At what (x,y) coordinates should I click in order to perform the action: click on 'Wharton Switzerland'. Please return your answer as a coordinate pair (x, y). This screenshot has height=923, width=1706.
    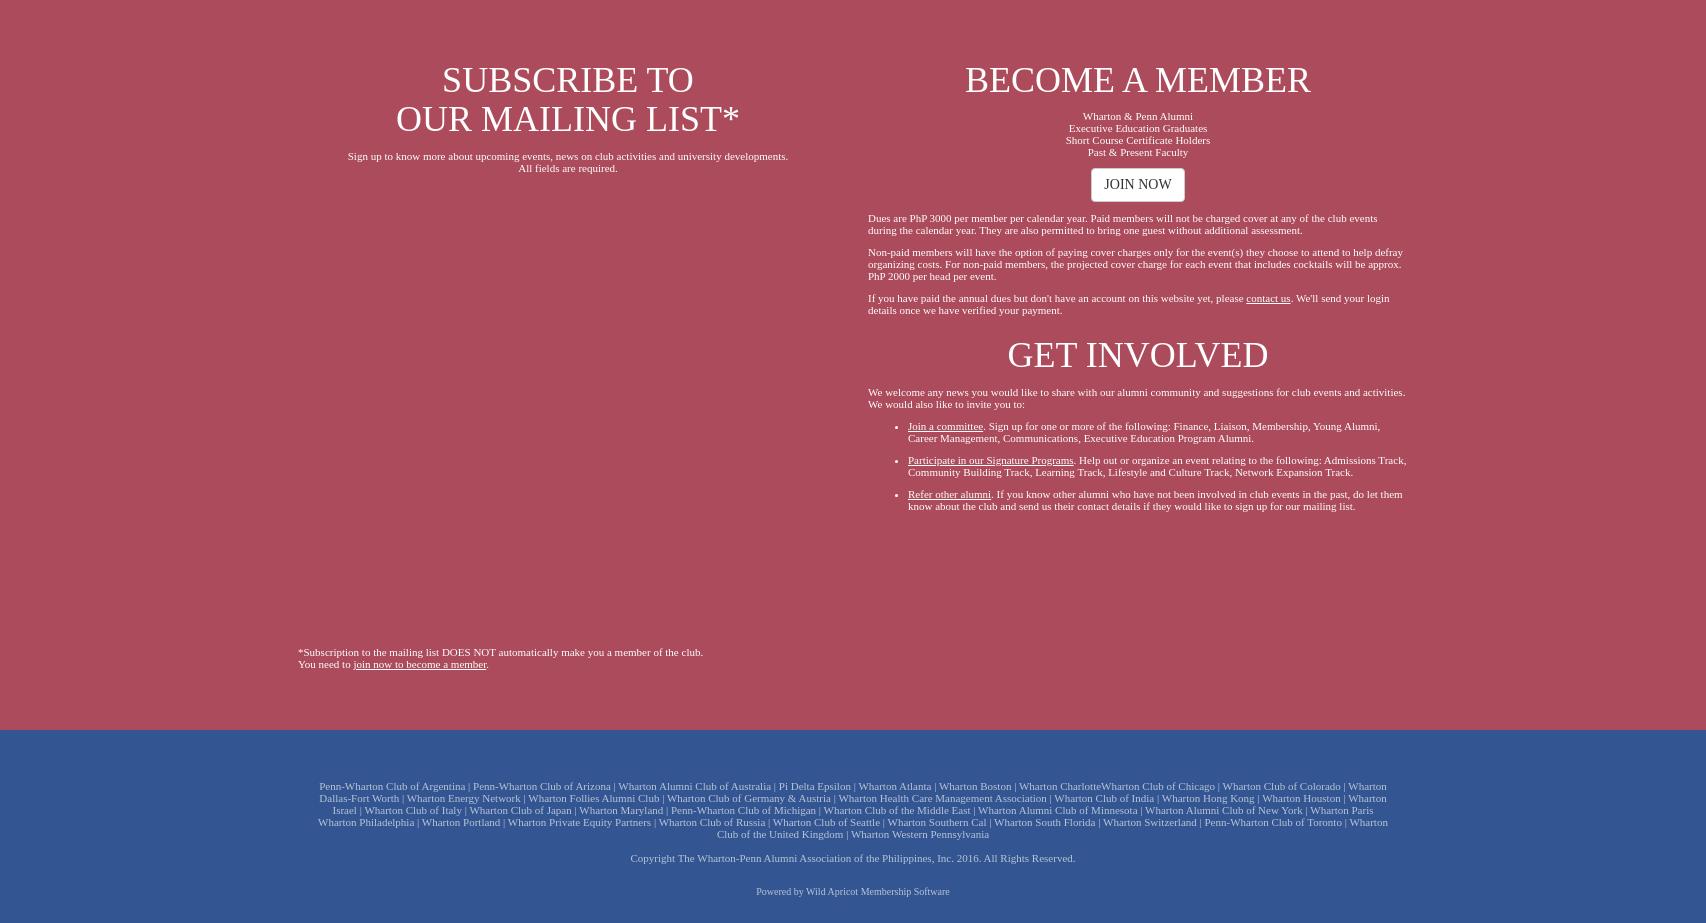
    Looking at the image, I should click on (1149, 820).